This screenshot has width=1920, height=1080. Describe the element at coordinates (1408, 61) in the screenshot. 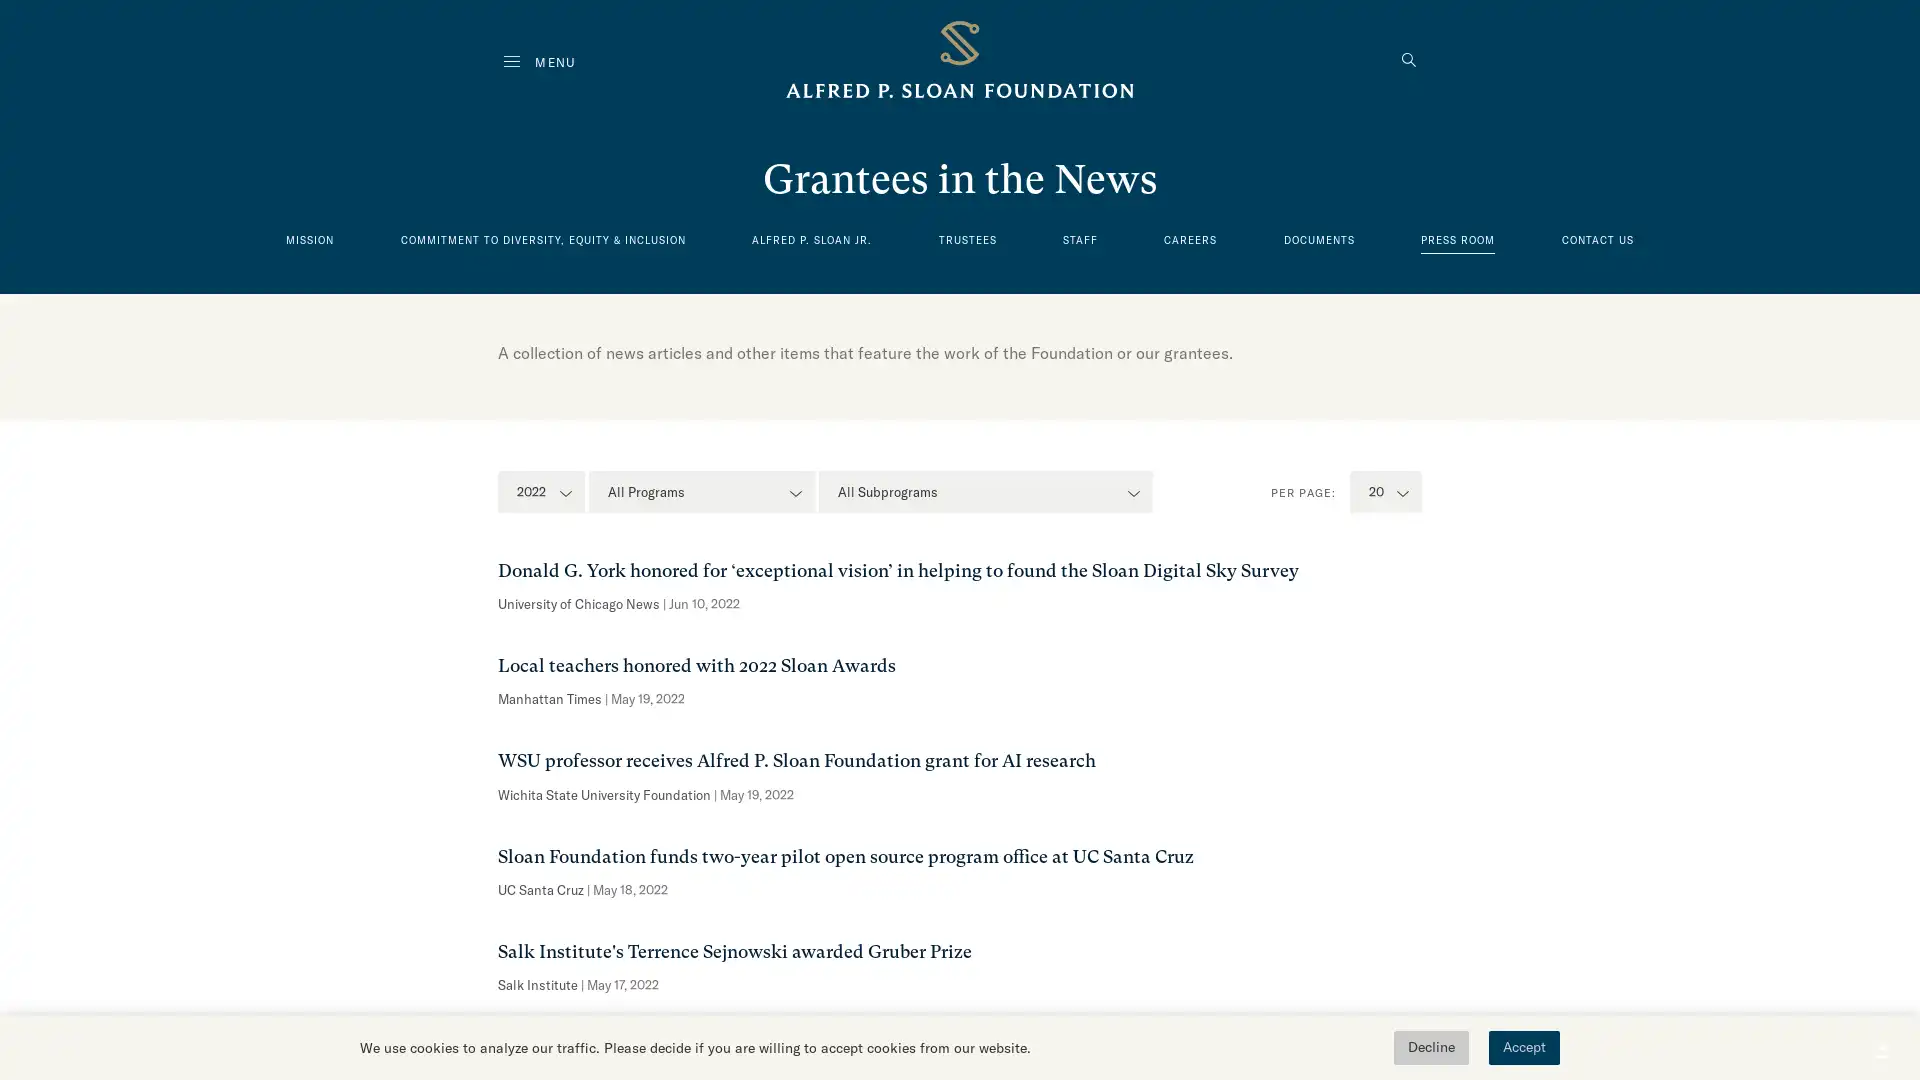

I see `Click to search the website` at that location.